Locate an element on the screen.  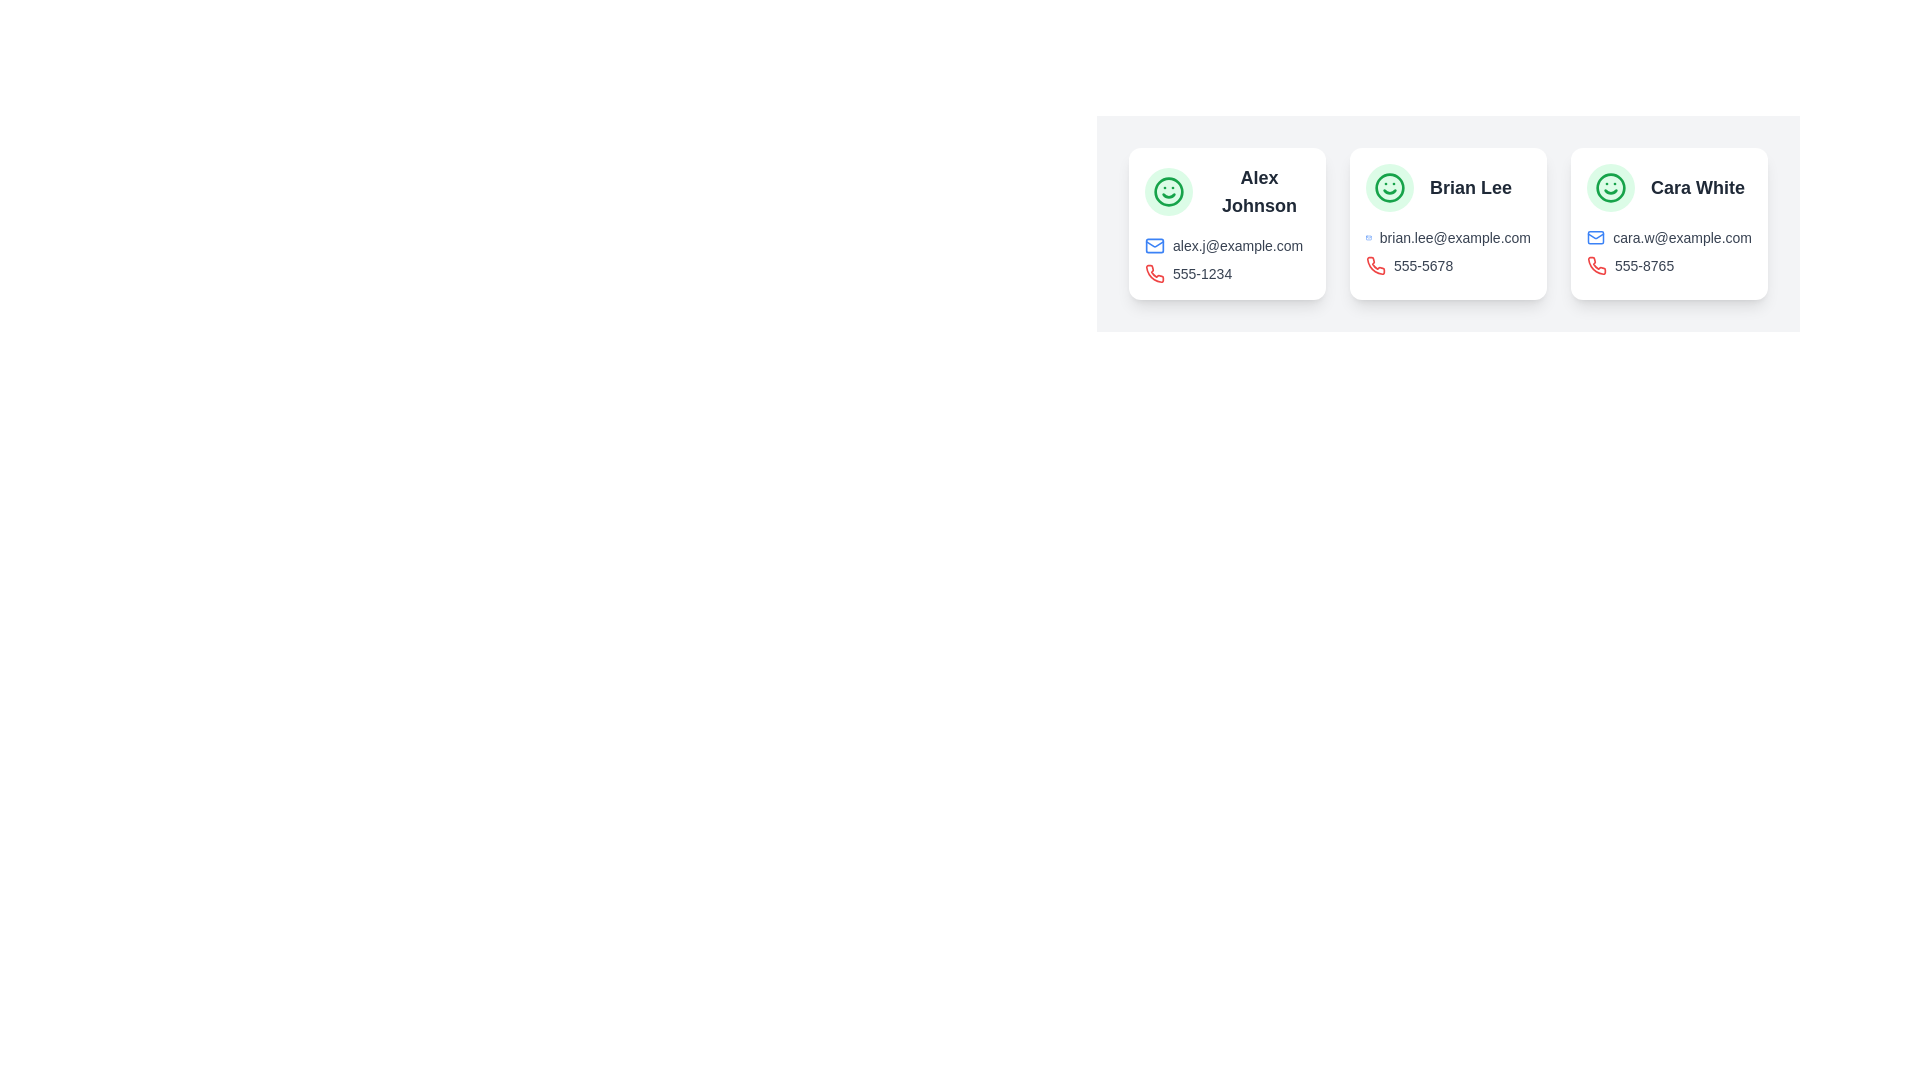
the small rectangle with rounded corners, styled with a blue outline, which is part of the envelope icon located to the left of the email address 'cara.w@example.com.' is located at coordinates (1595, 237).